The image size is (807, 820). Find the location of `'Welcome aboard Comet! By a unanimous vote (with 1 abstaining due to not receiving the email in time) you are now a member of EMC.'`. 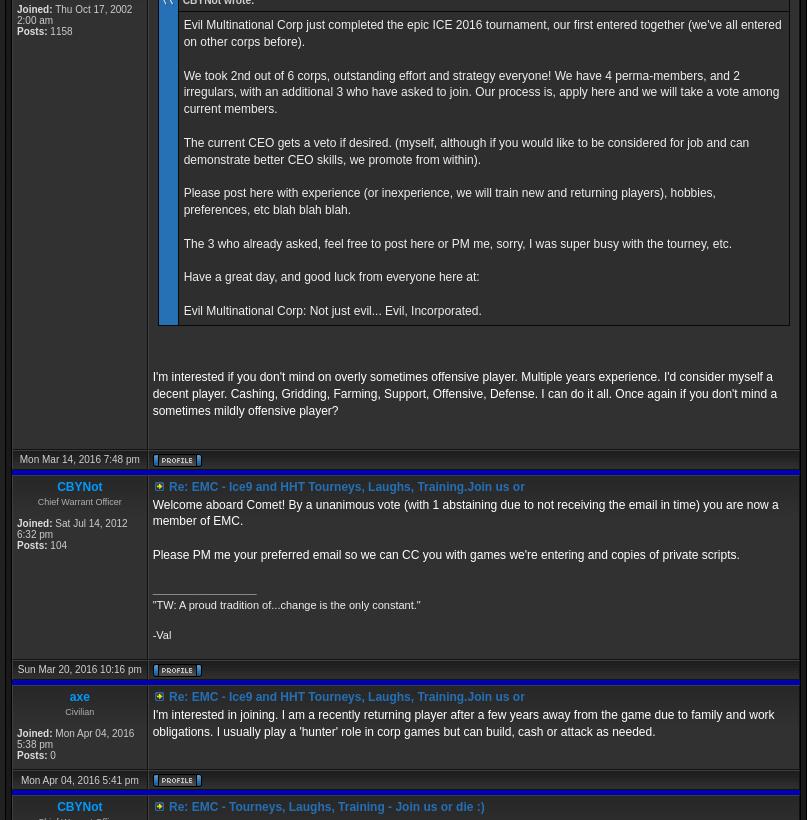

'Welcome aboard Comet! By a unanimous vote (with 1 abstaining due to not receiving the email in time) you are now a member of EMC.' is located at coordinates (463, 512).